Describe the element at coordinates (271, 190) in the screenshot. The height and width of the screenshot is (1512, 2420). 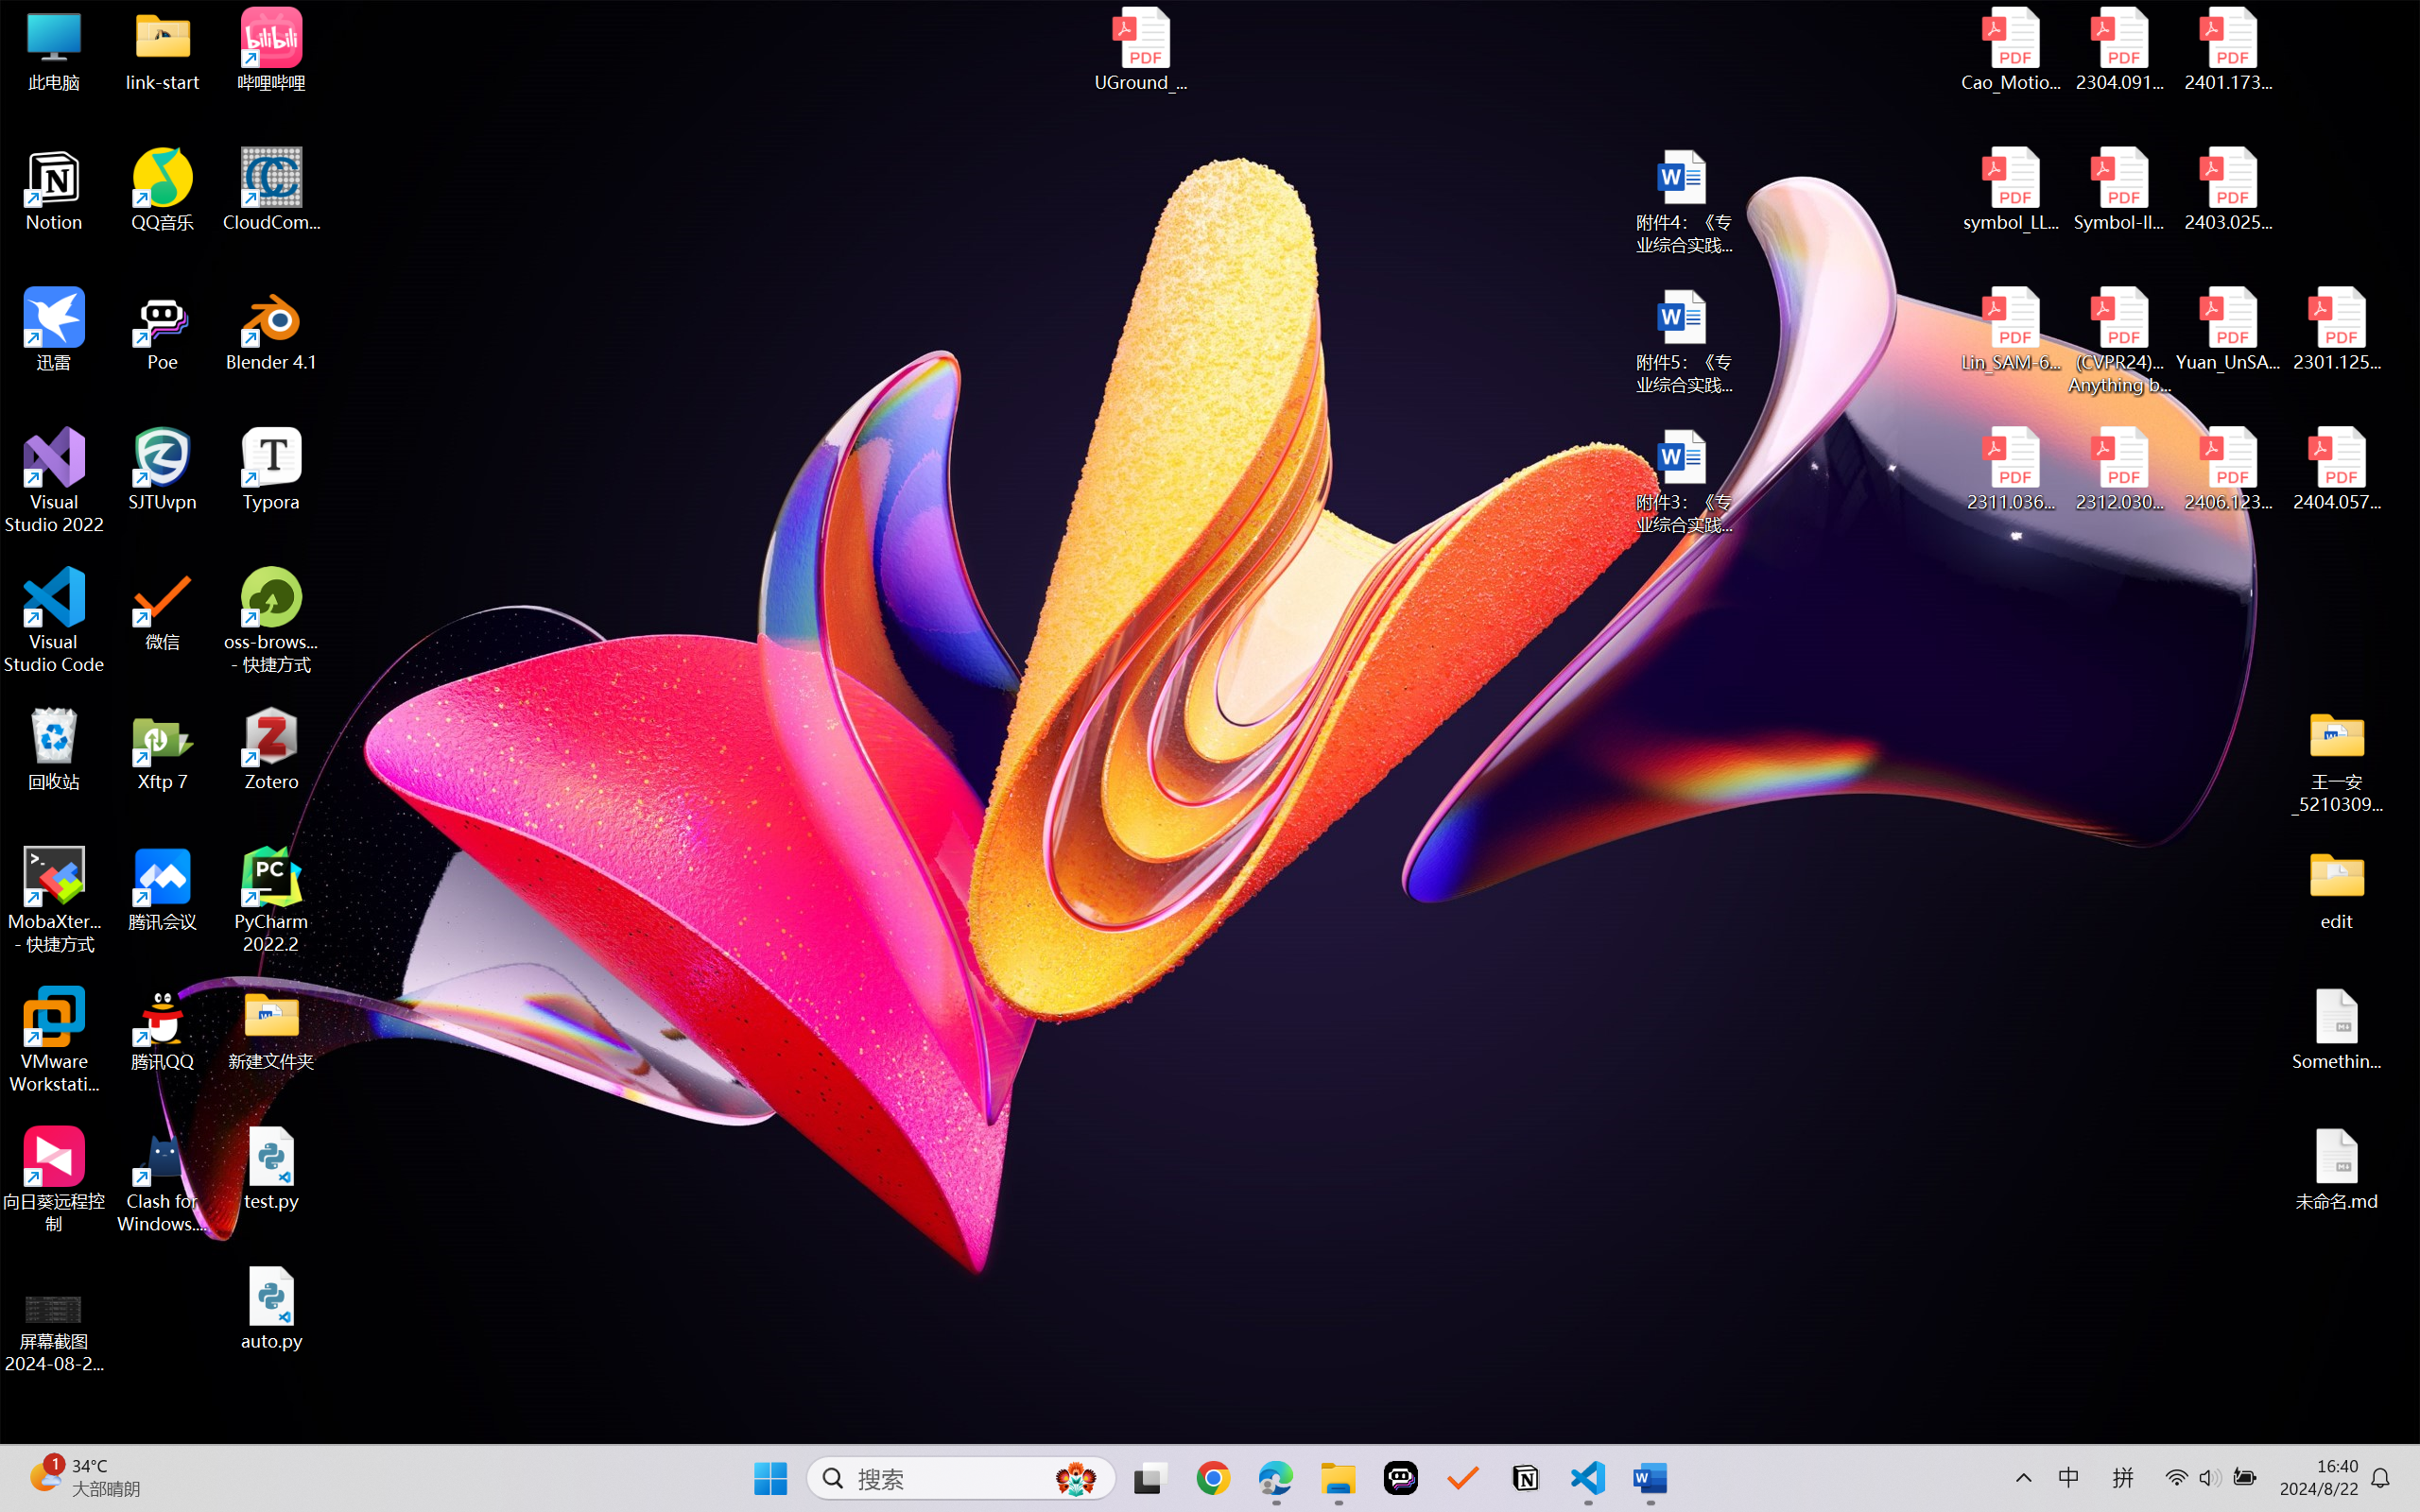
I see `'CloudCompare'` at that location.